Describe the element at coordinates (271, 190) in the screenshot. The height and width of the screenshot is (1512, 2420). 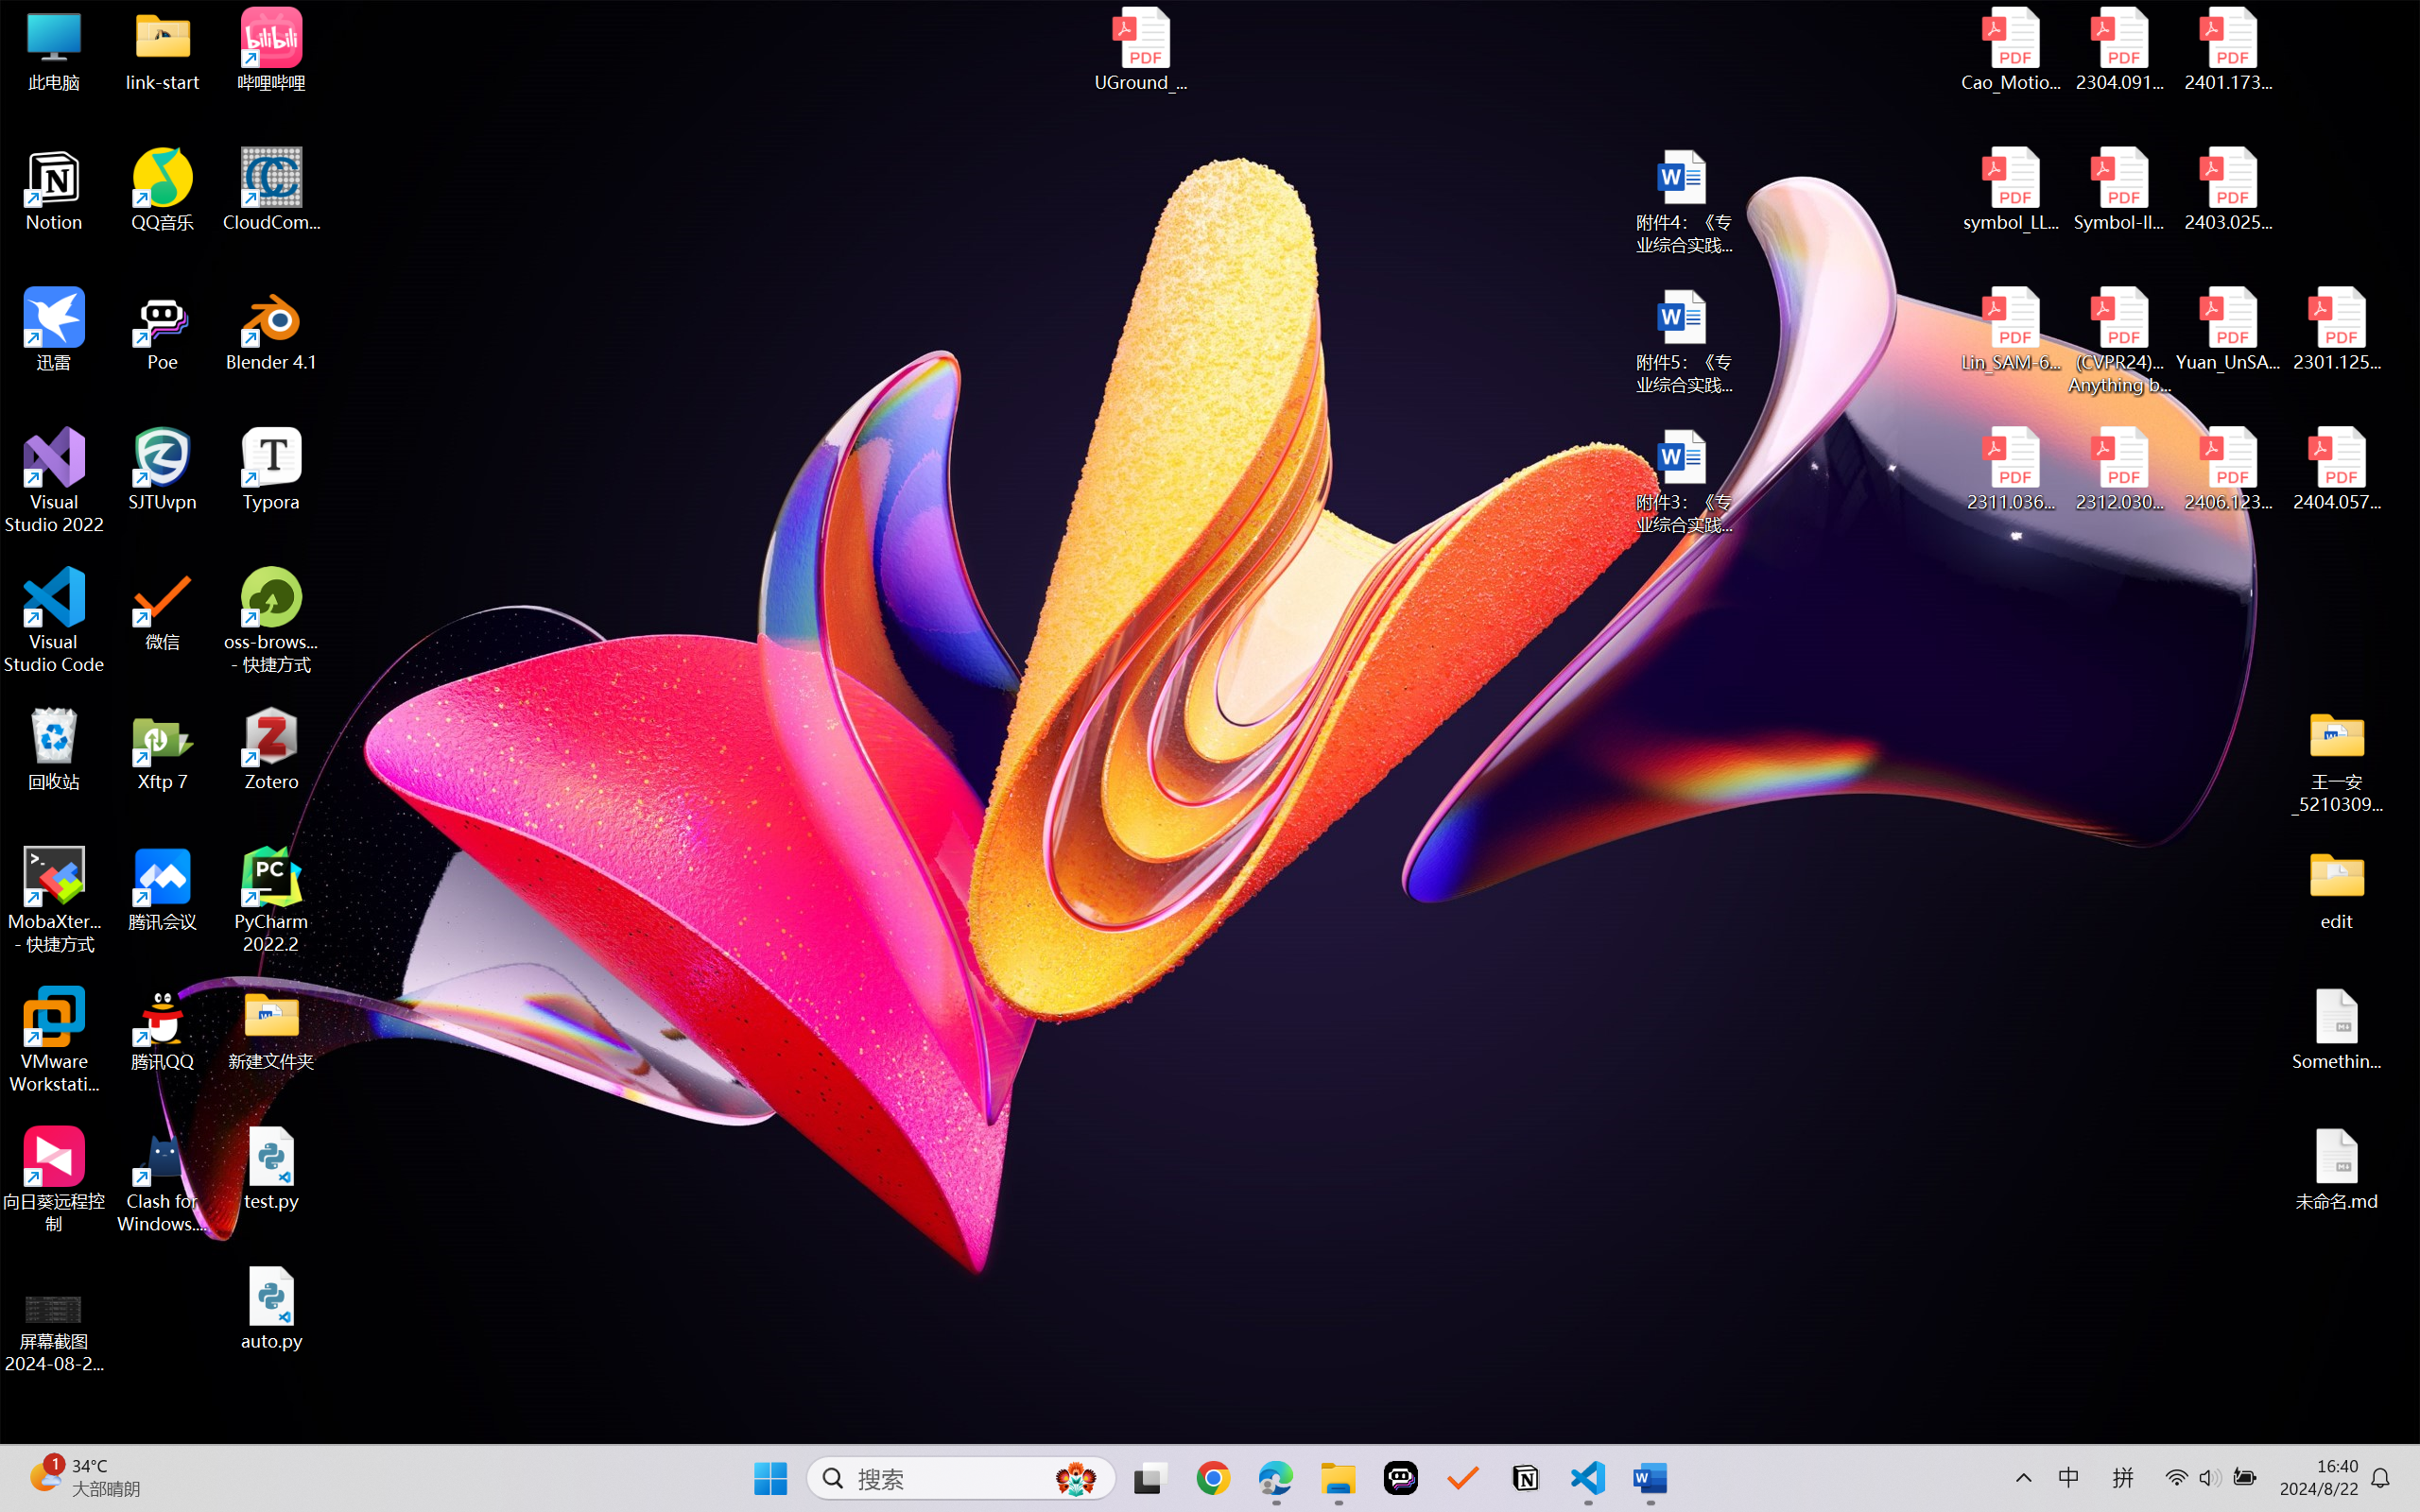
I see `'CloudCompare'` at that location.